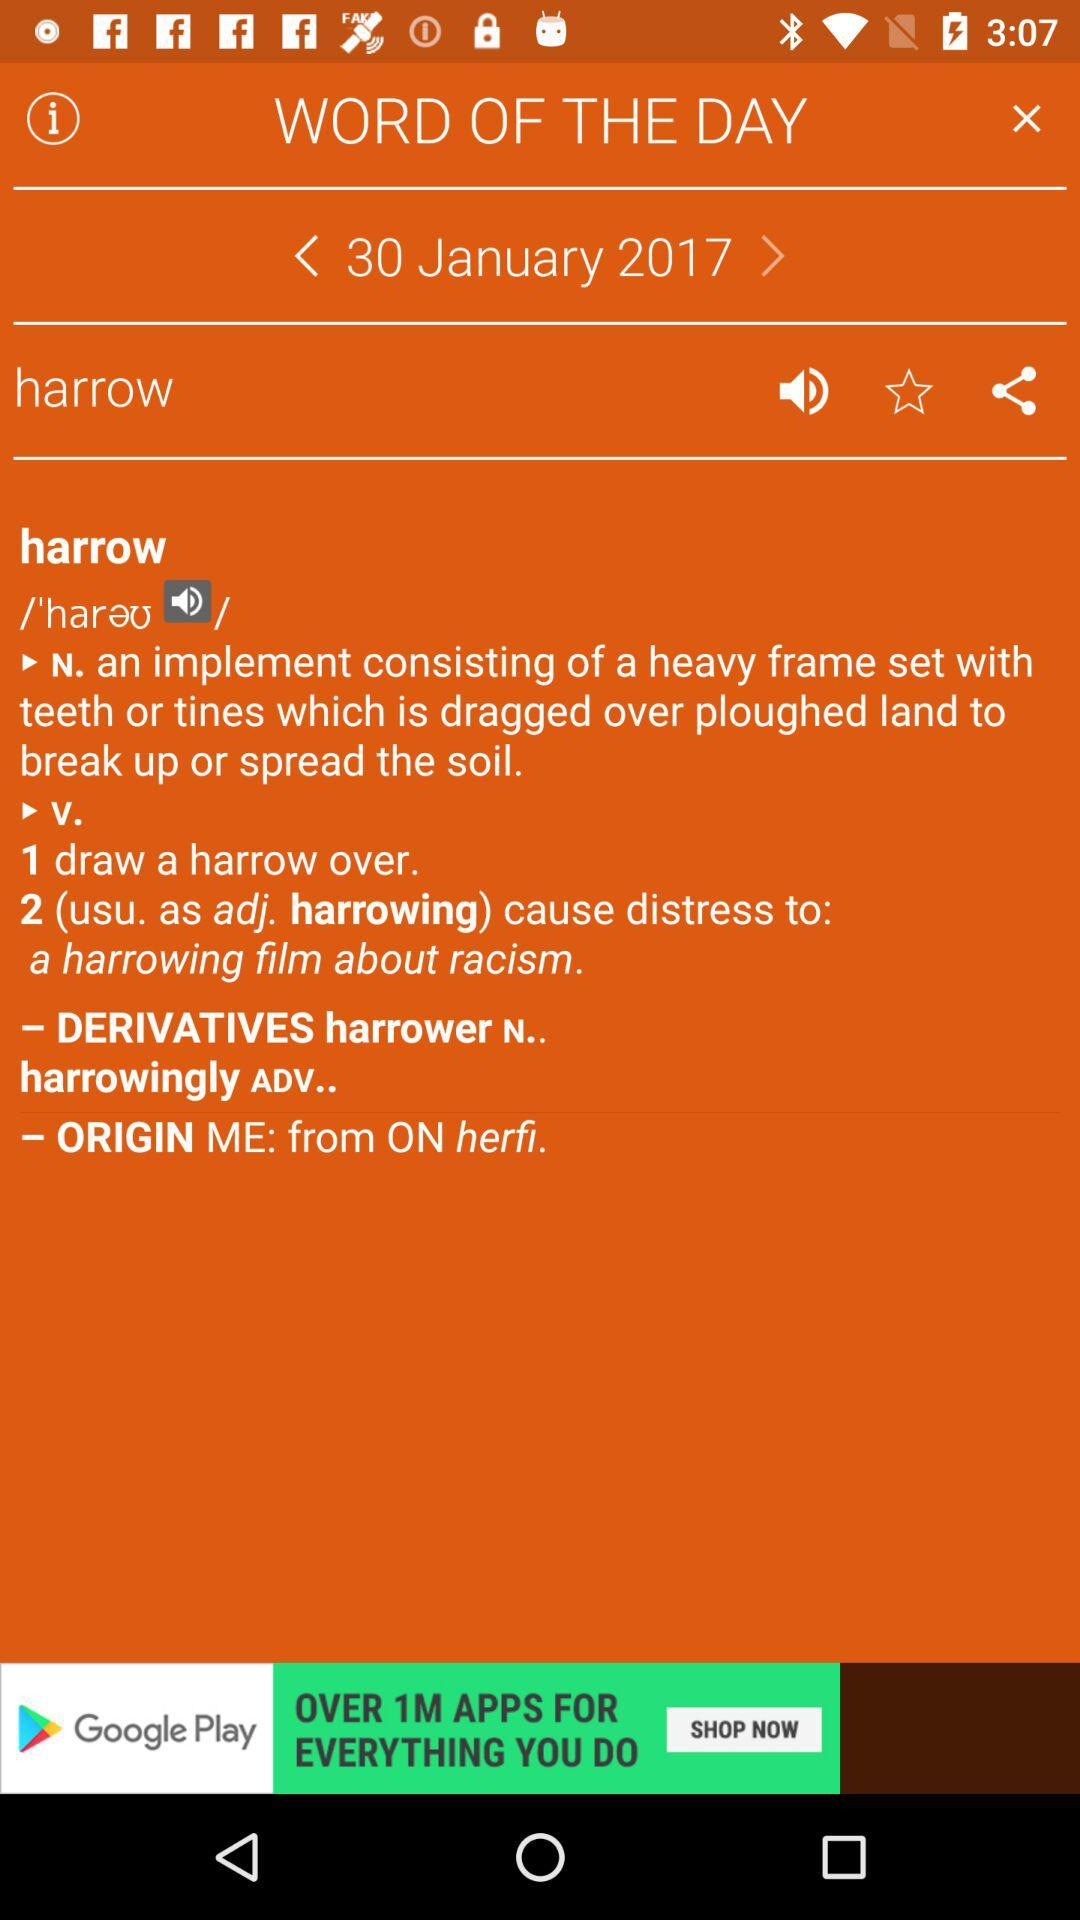 This screenshot has height=1920, width=1080. I want to click on save, so click(909, 390).